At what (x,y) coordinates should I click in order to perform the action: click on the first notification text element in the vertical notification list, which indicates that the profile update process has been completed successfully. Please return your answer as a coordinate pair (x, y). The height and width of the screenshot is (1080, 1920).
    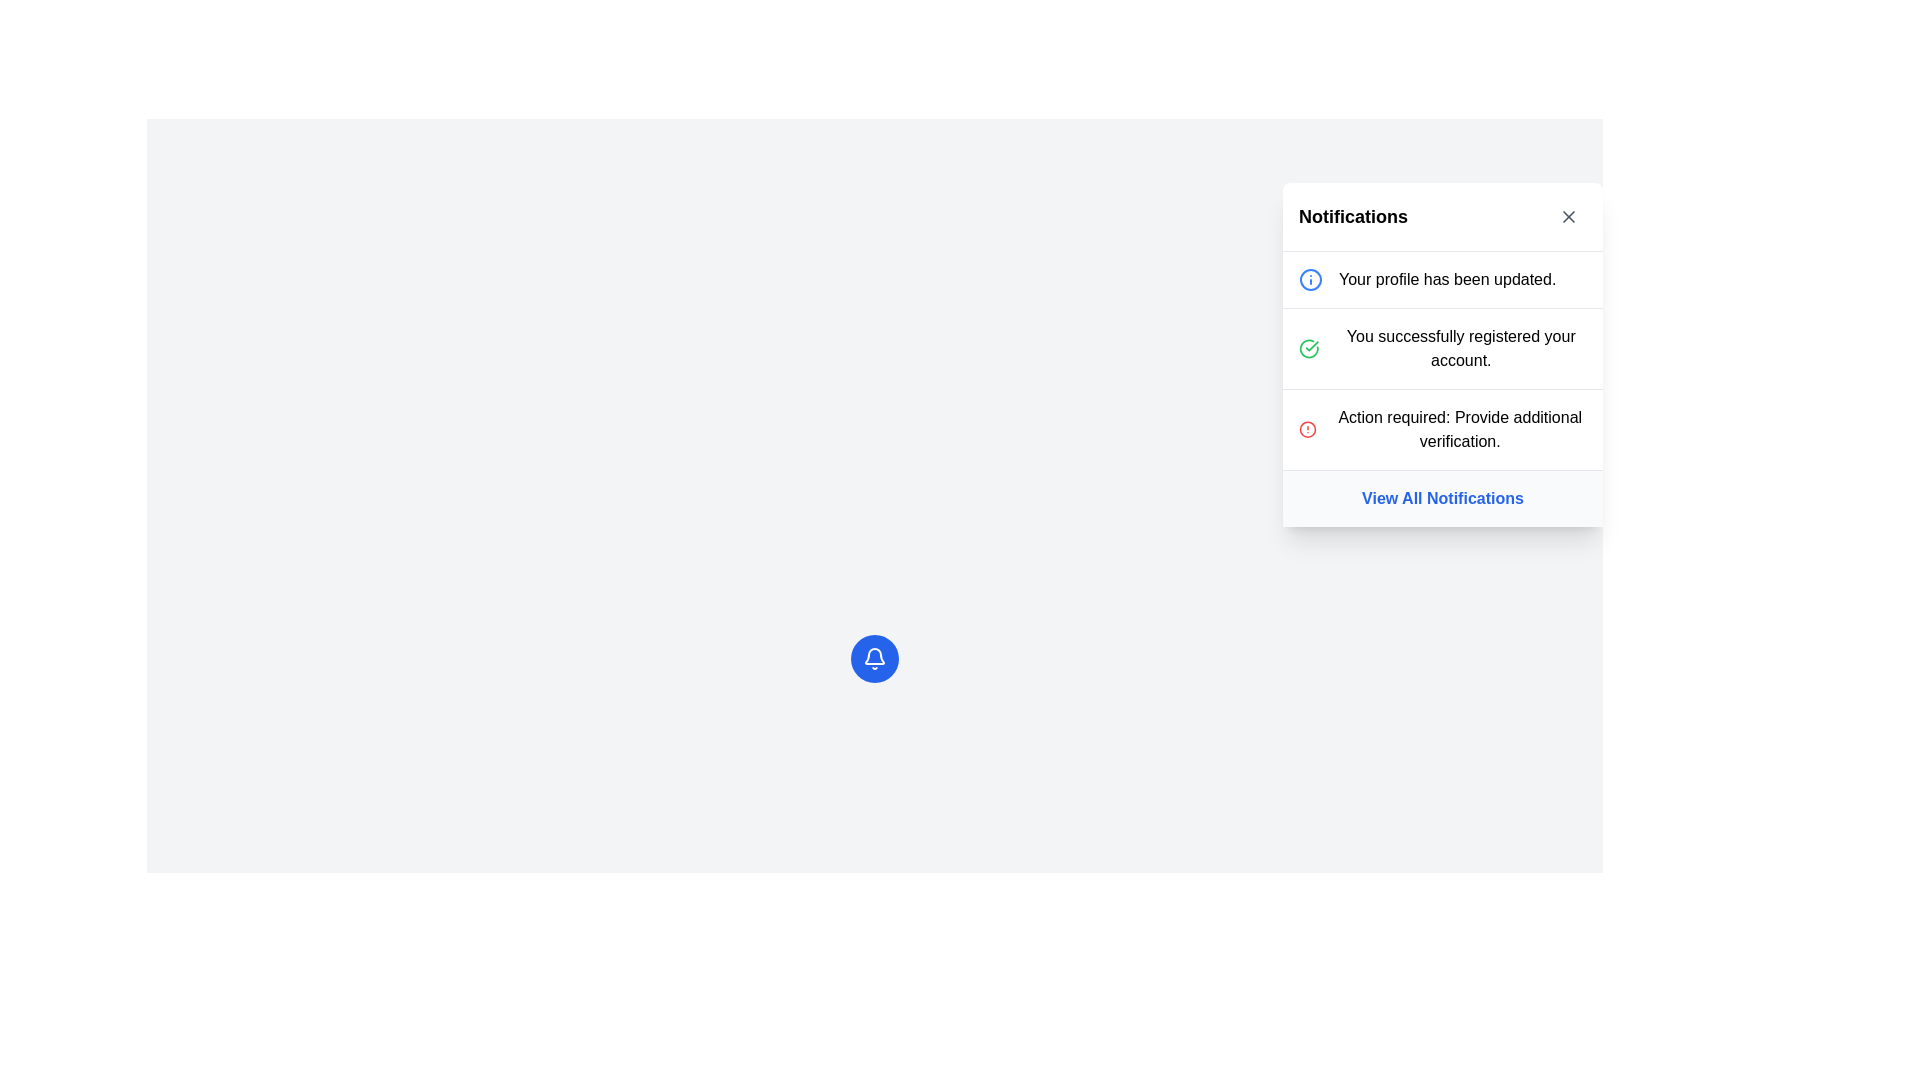
    Looking at the image, I should click on (1447, 280).